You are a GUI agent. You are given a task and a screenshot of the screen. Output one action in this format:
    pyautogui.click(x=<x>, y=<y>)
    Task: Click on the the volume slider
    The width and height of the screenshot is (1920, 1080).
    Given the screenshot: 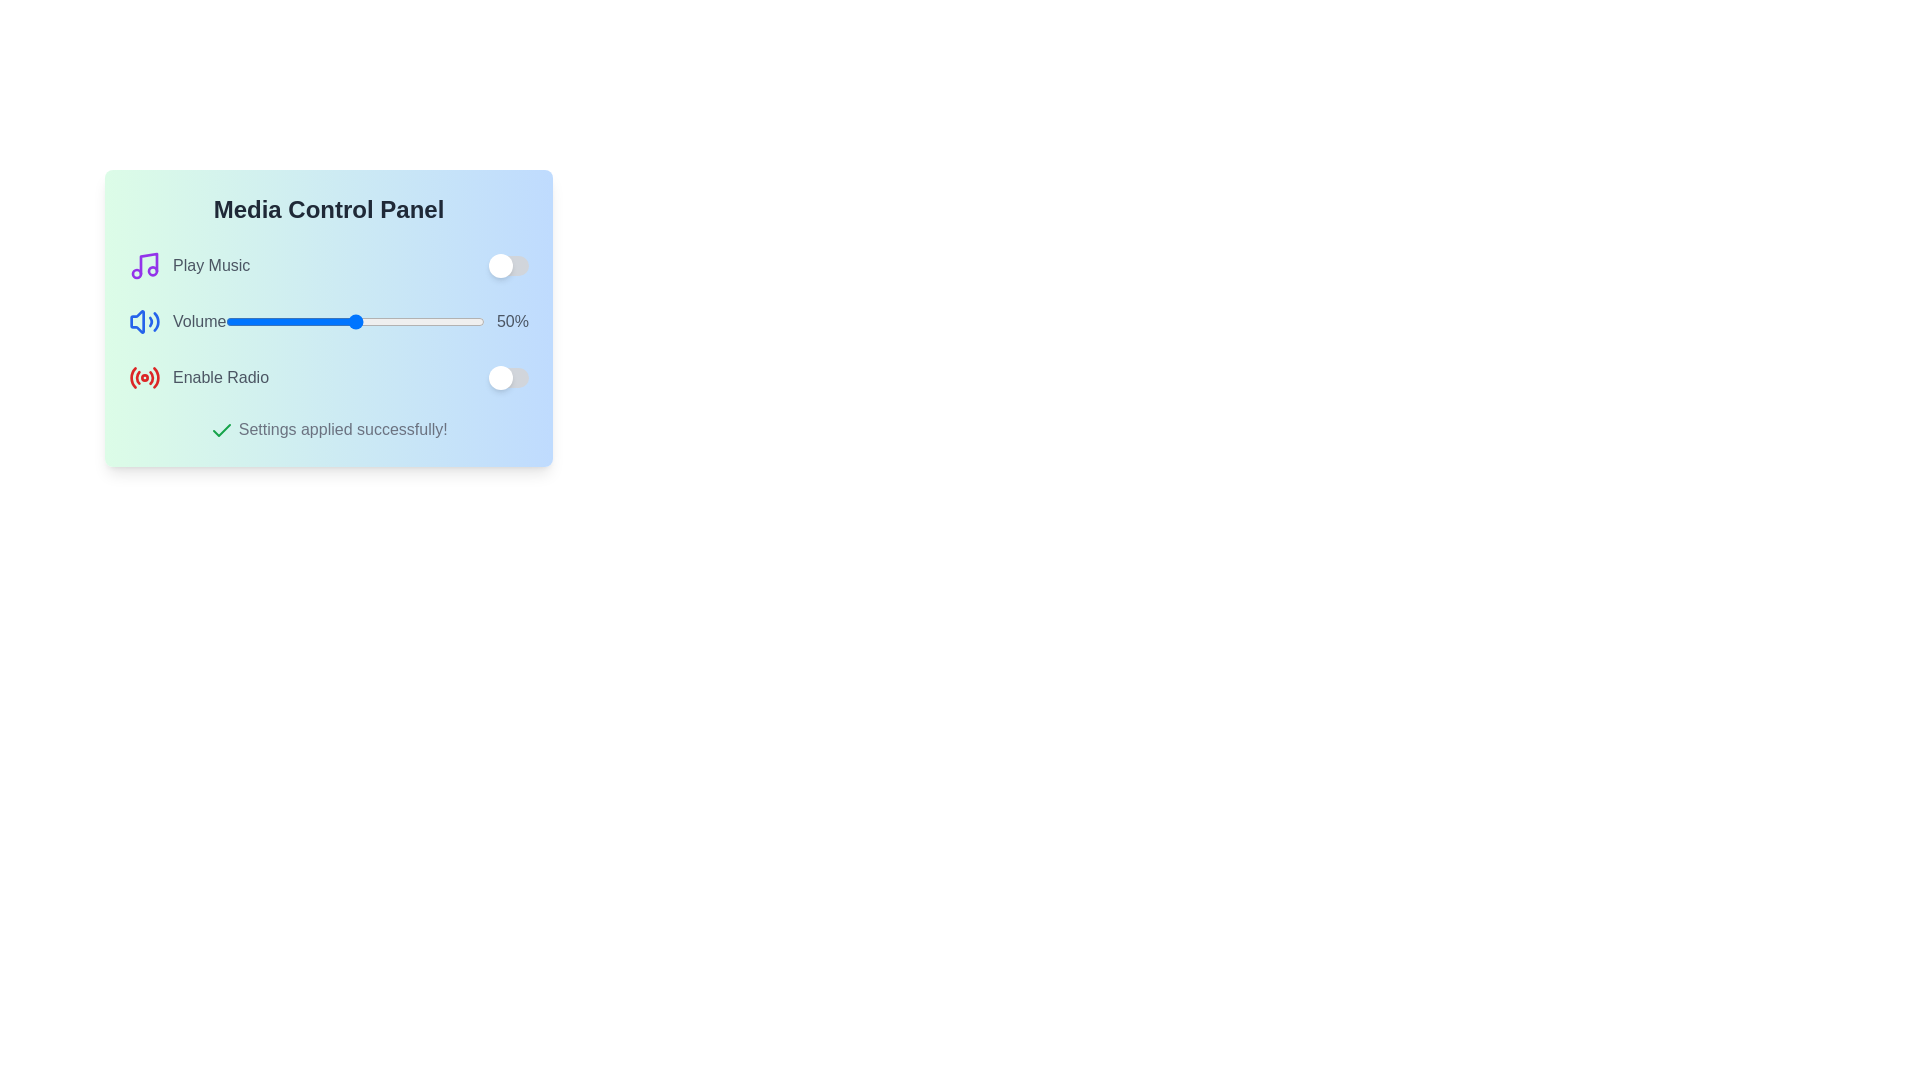 What is the action you would take?
    pyautogui.click(x=378, y=320)
    